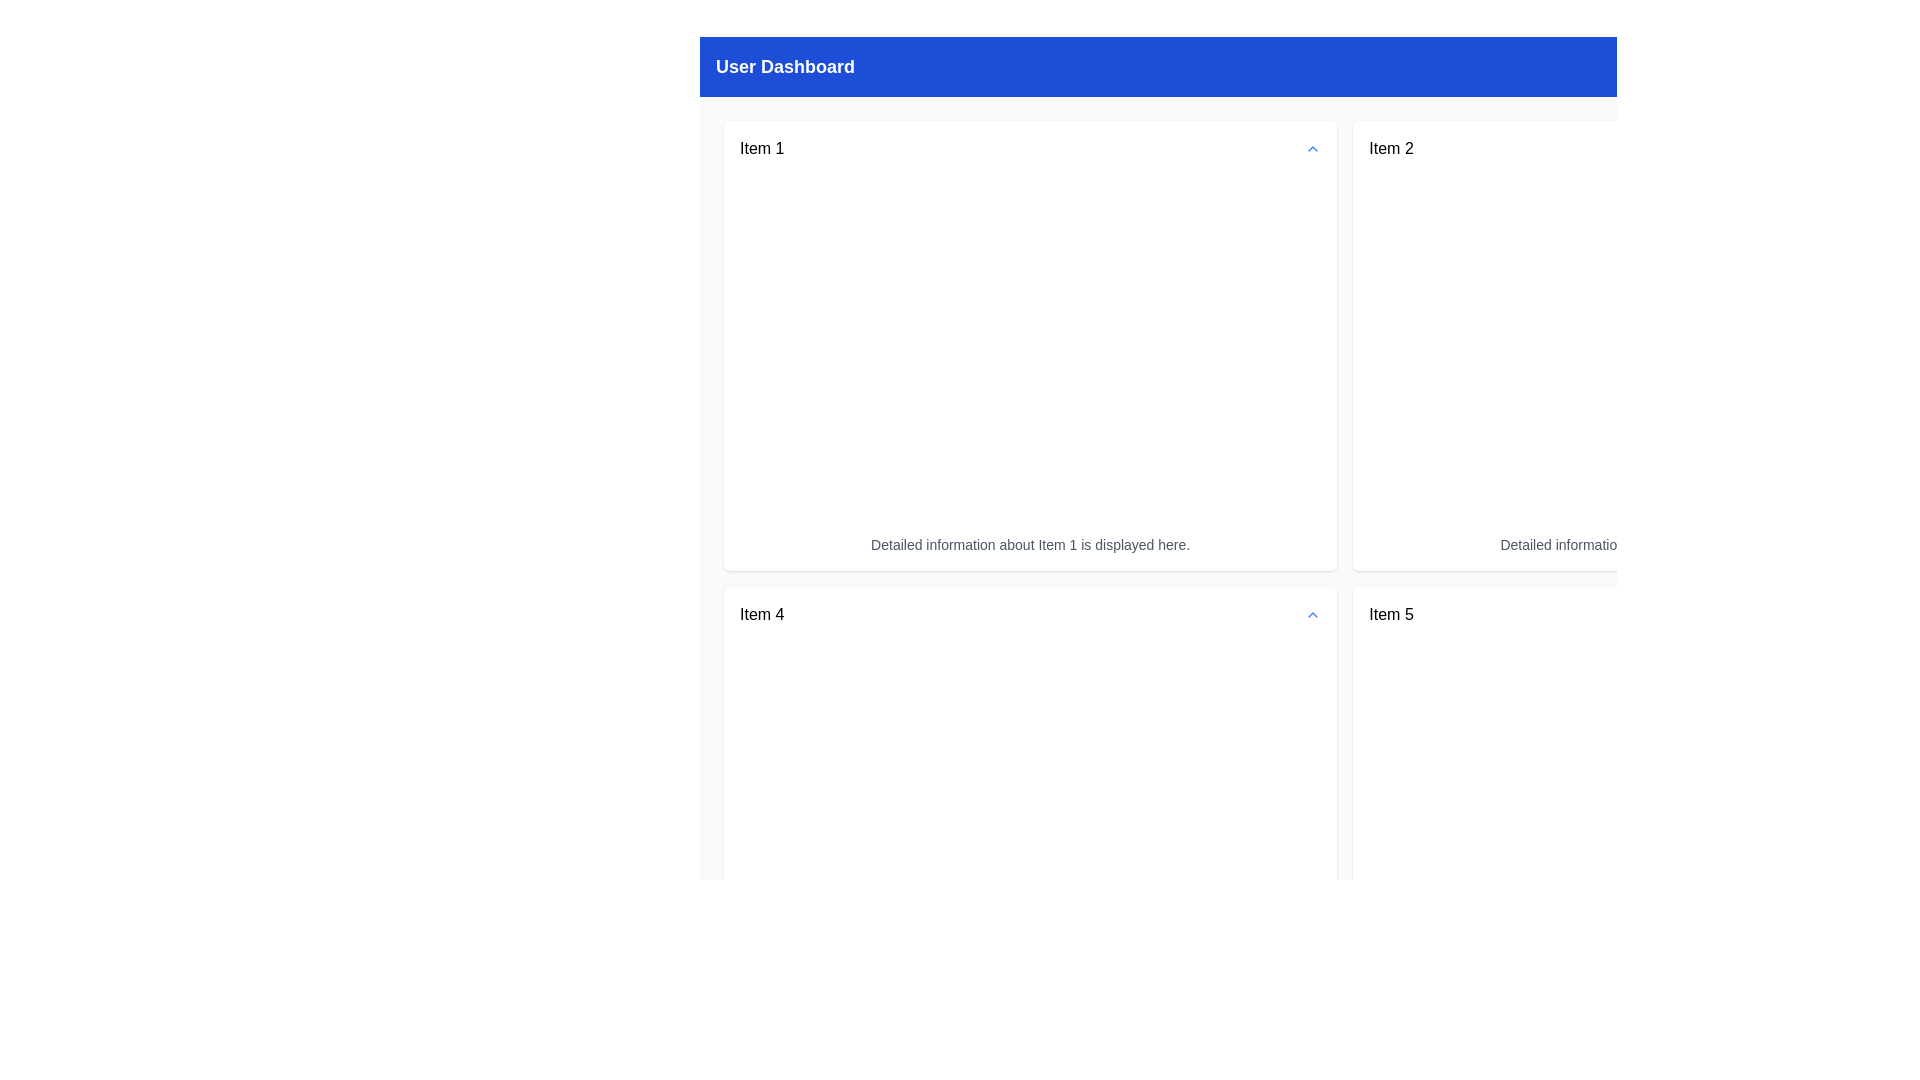 Image resolution: width=1920 pixels, height=1080 pixels. Describe the element at coordinates (1030, 345) in the screenshot. I see `the visual card displaying details for 'Item 1', located in the first row and first column of the grid layout` at that location.